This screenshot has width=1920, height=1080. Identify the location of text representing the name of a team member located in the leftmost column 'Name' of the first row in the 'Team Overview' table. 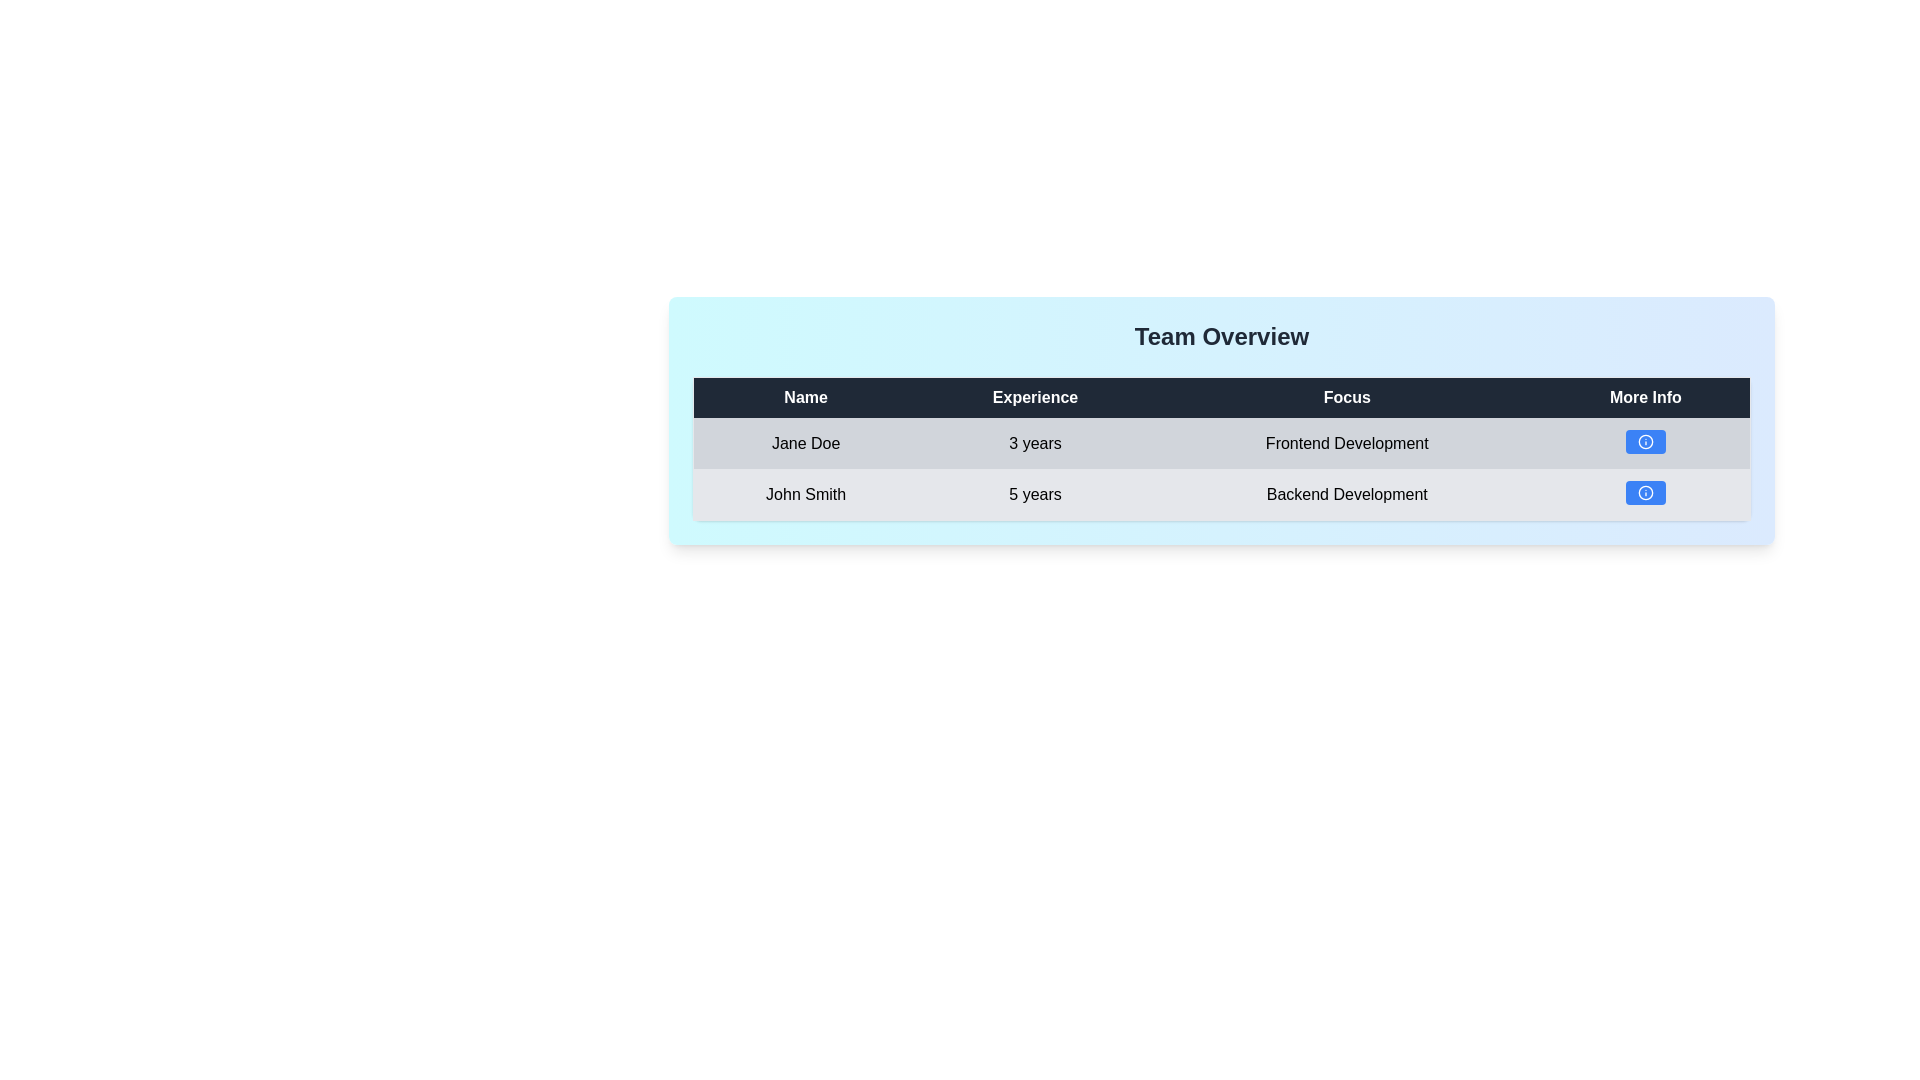
(805, 442).